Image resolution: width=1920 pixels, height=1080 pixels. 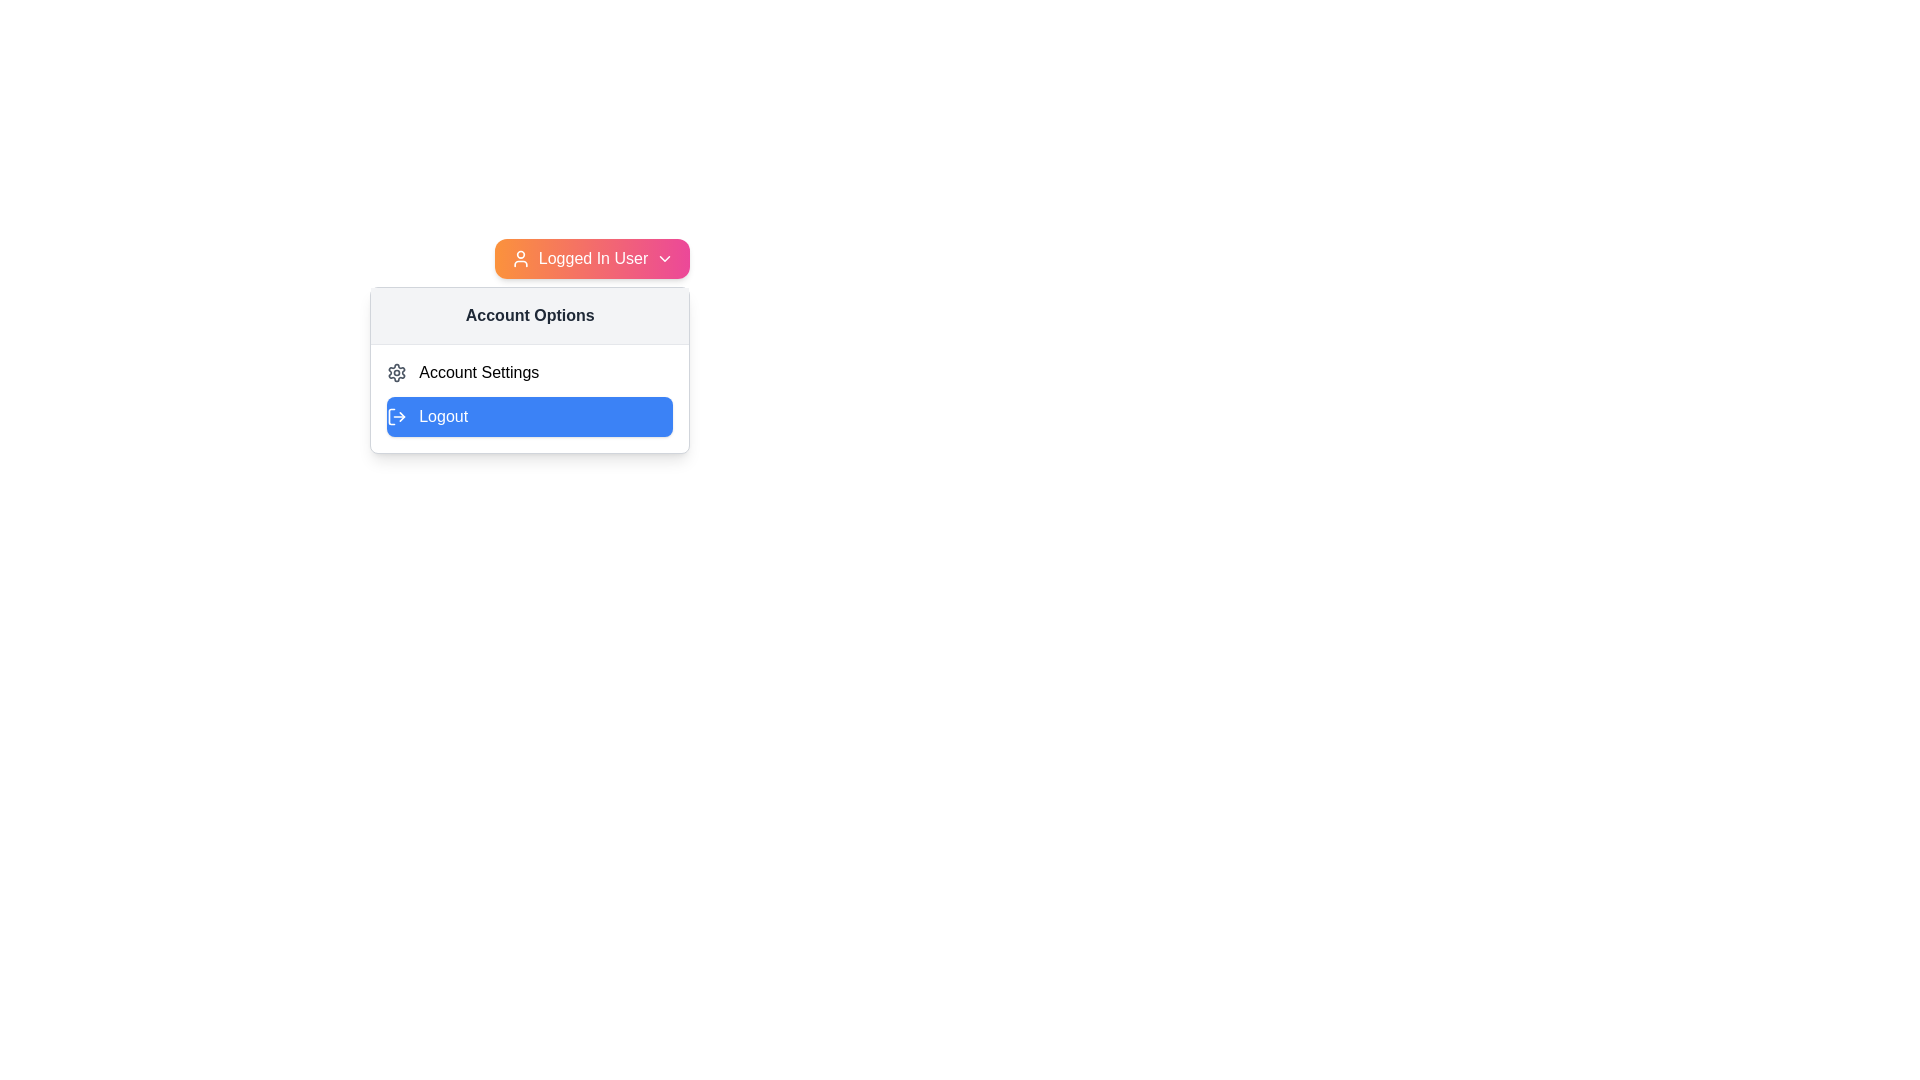 I want to click on the Text Header located at the top of the dropdown menu, which serves as a description for the options below, so click(x=530, y=315).